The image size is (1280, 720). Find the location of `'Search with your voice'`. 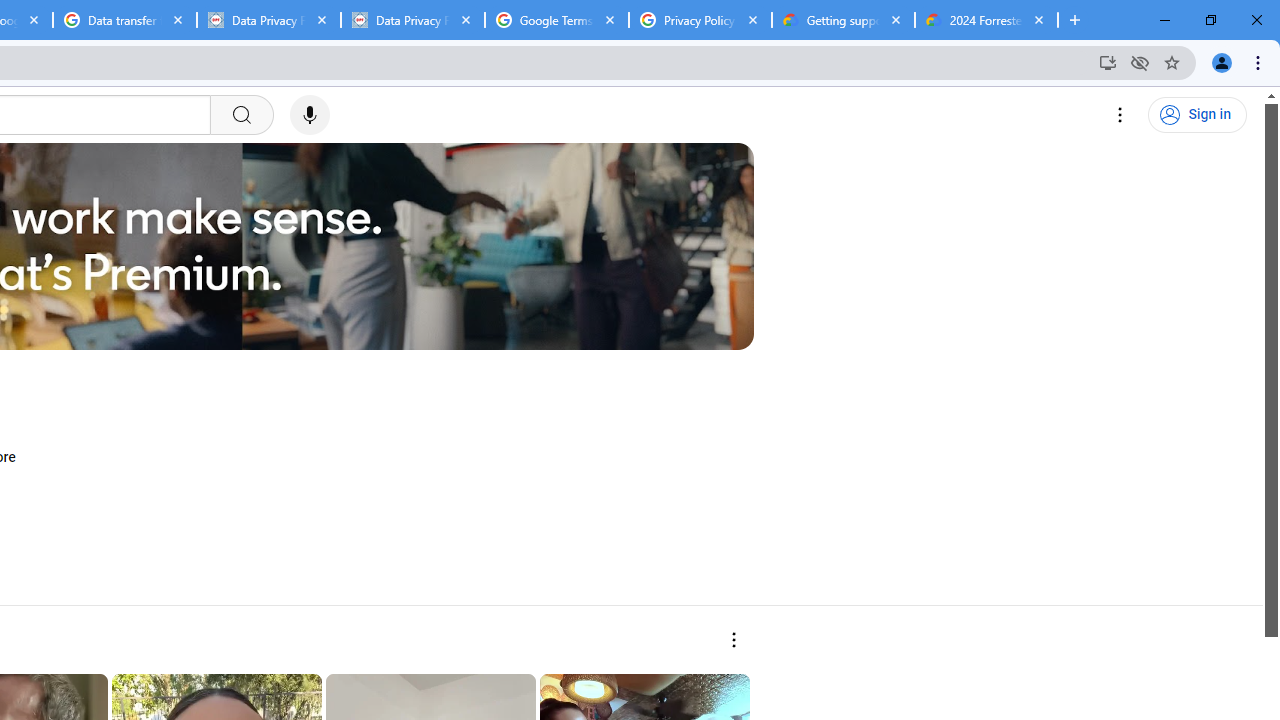

'Search with your voice' is located at coordinates (308, 115).